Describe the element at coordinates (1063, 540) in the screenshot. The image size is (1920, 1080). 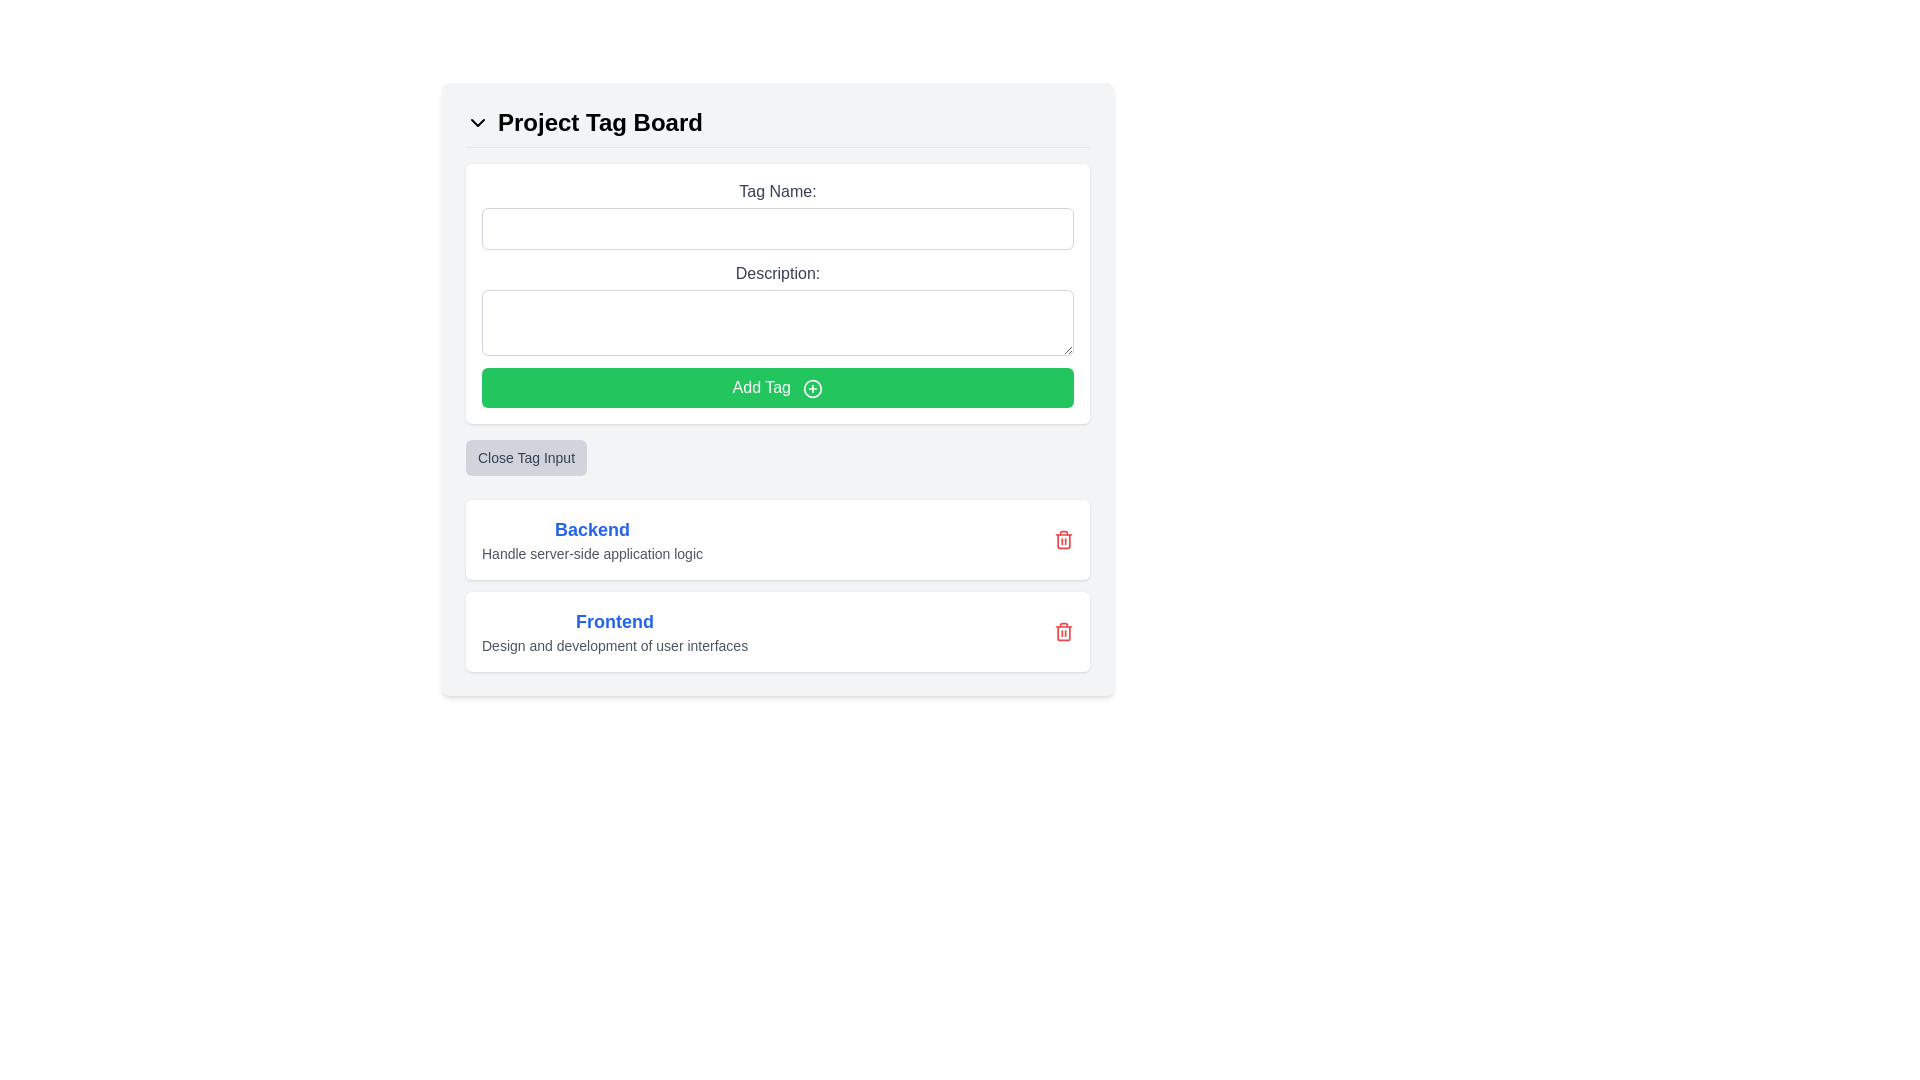
I see `the red trash can icon button located at the far-right end of the card titled 'Backend'` at that location.